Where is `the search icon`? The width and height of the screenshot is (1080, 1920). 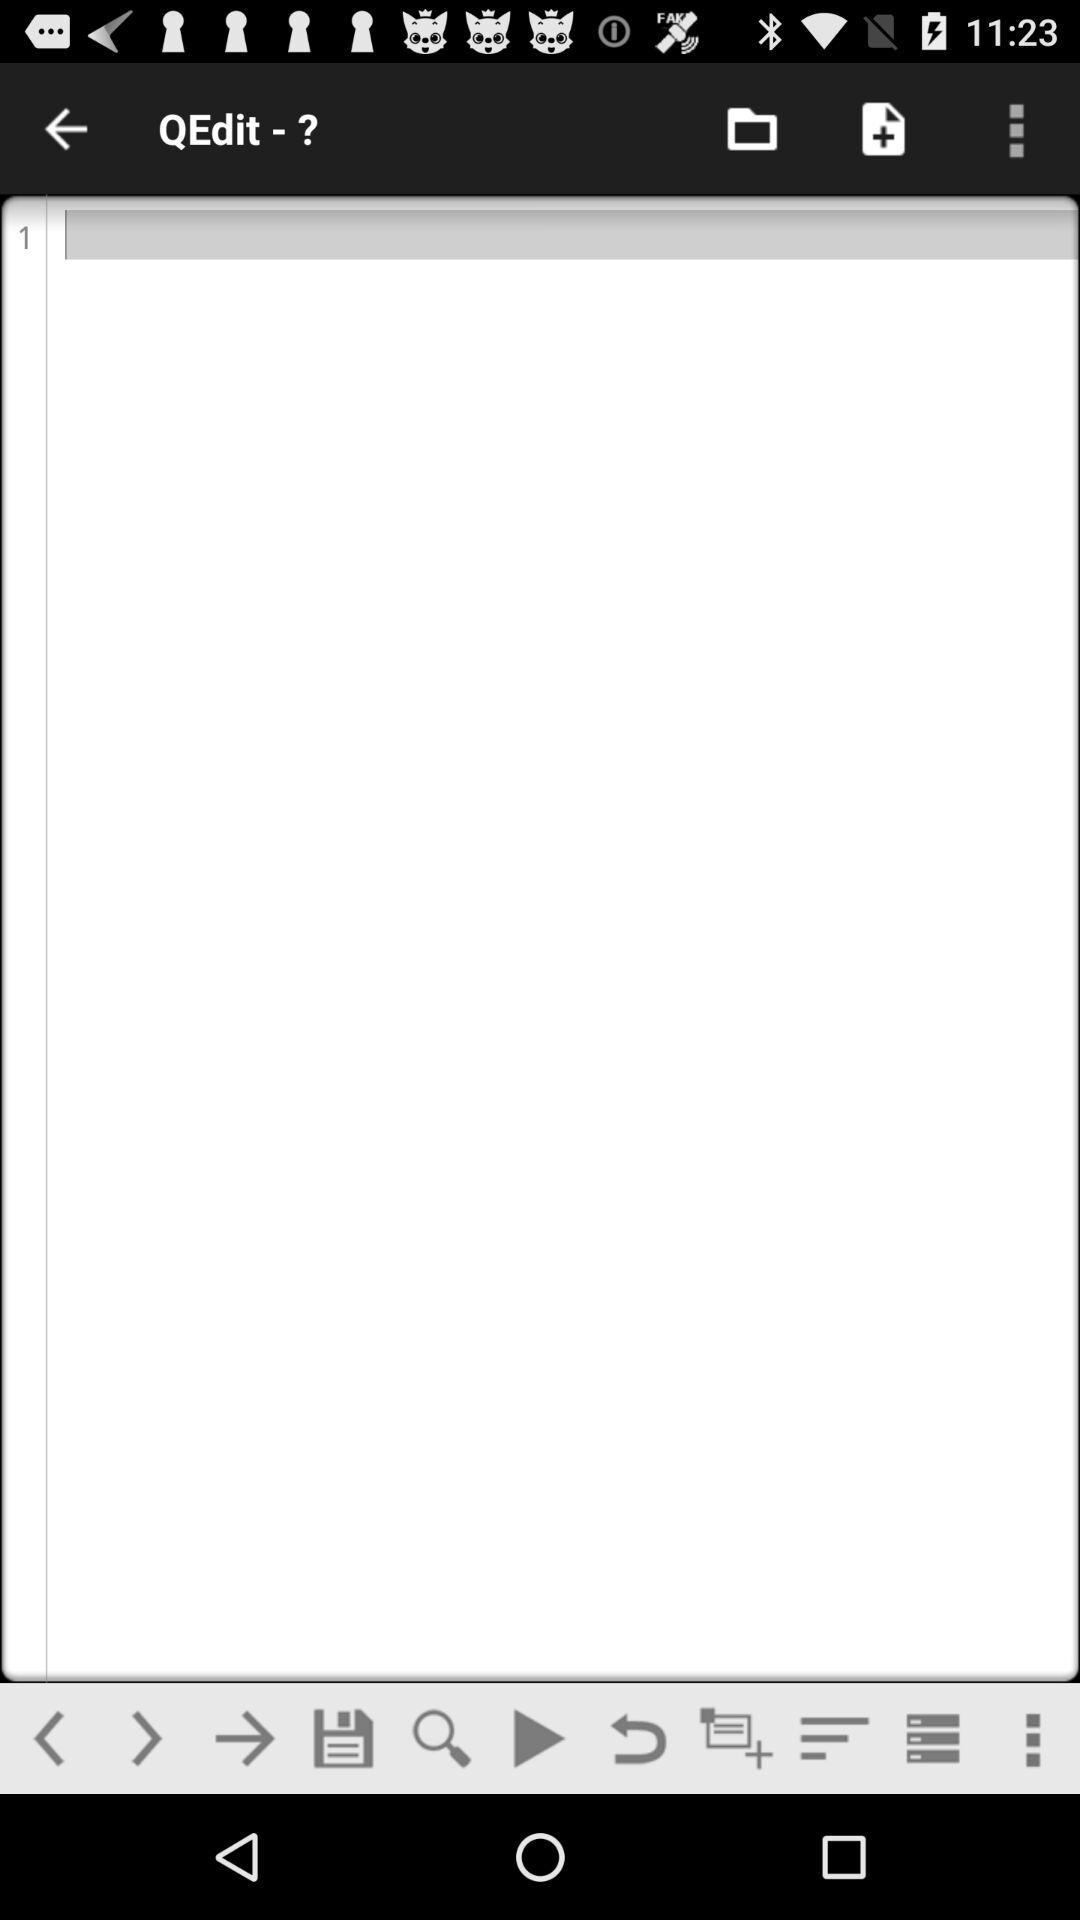 the search icon is located at coordinates (440, 1859).